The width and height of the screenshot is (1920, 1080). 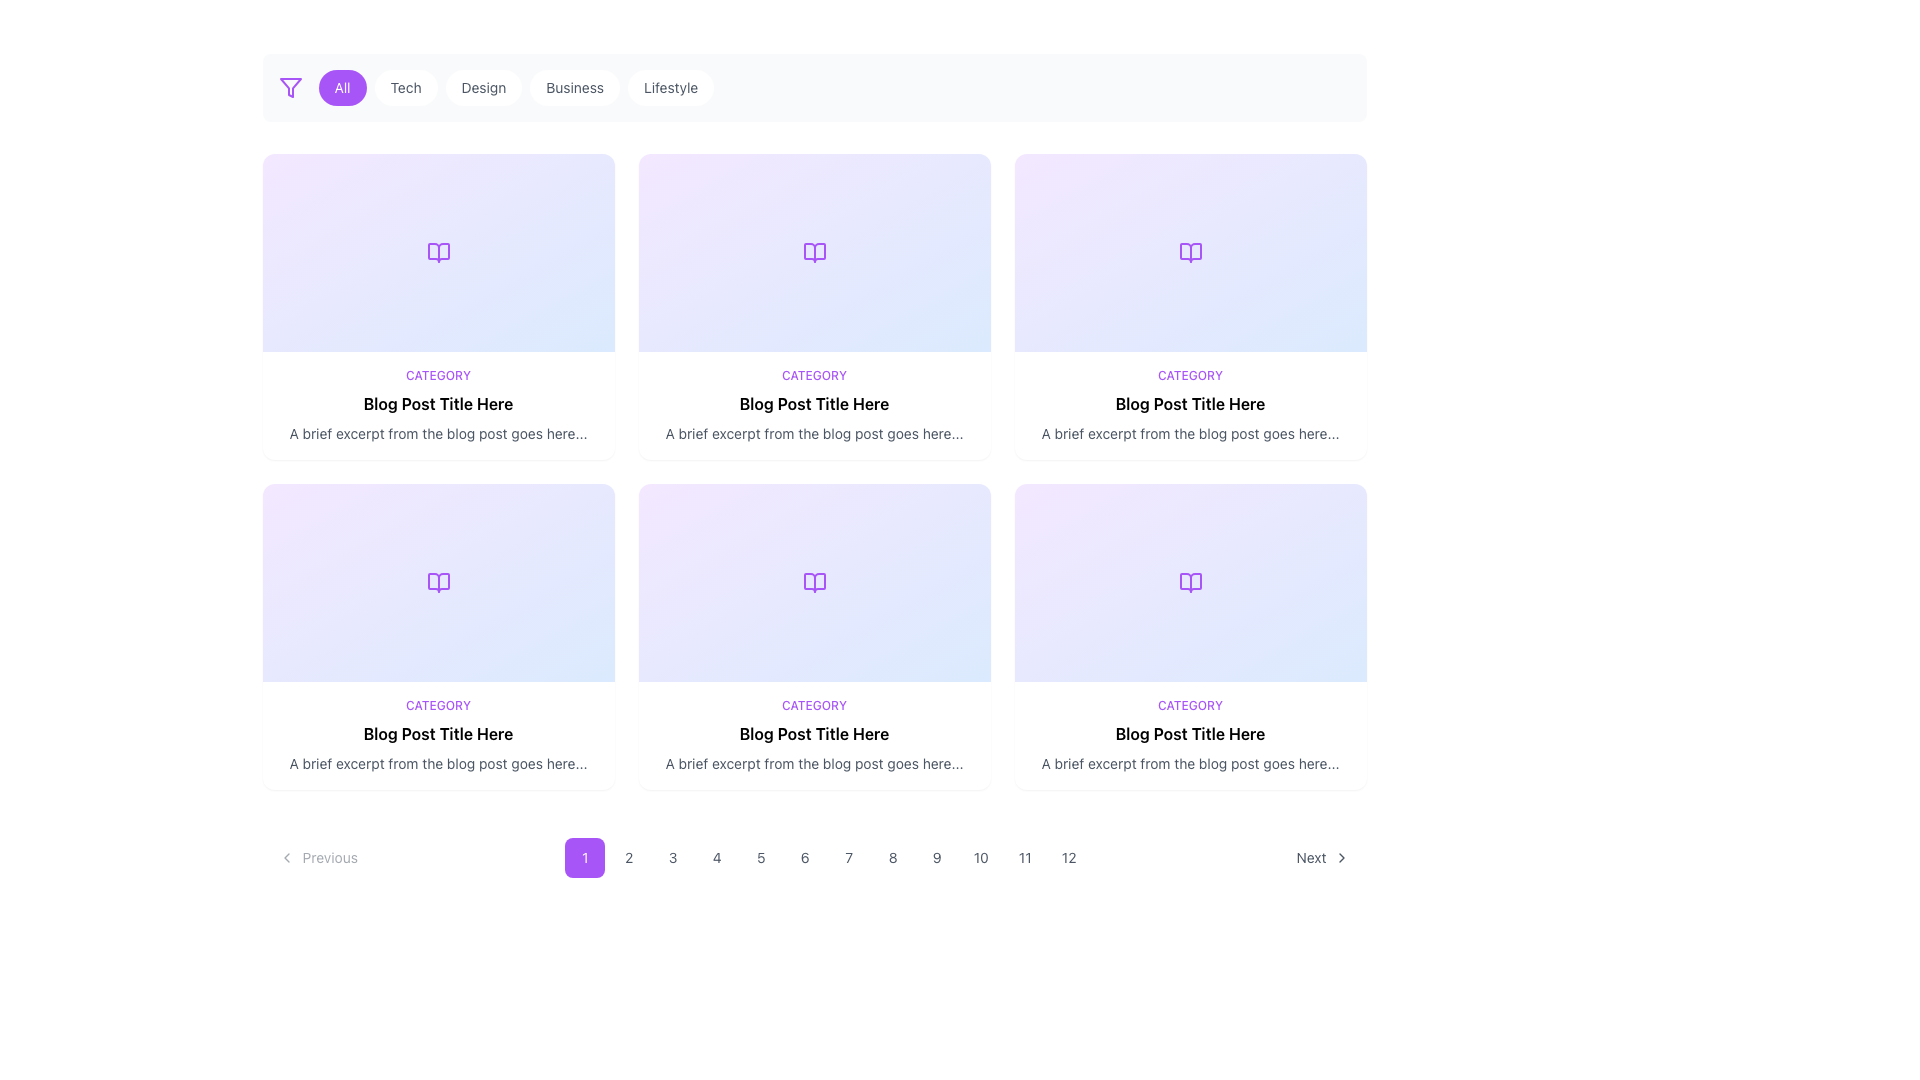 What do you see at coordinates (814, 704) in the screenshot?
I see `the Text Label that categorizes the blog post content, located above the 'Blog Post Title Here'` at bounding box center [814, 704].